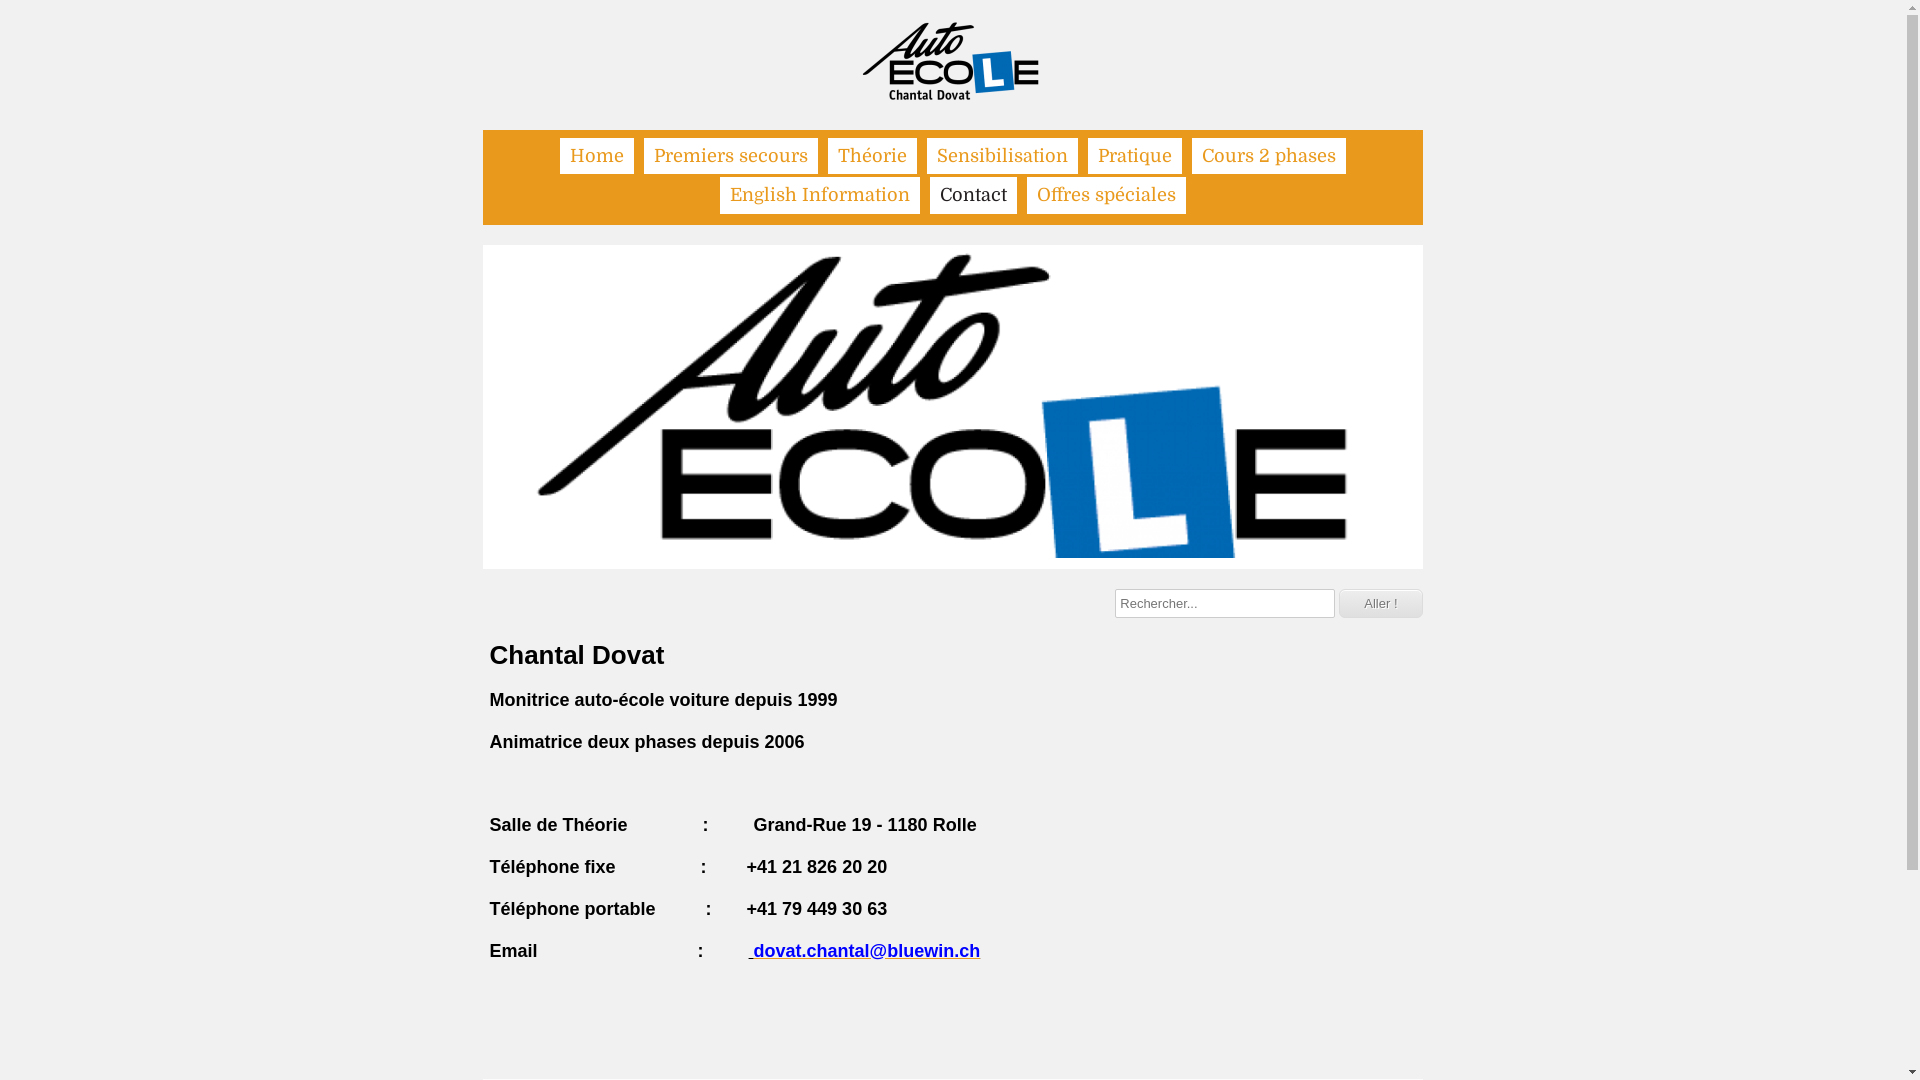 The image size is (1920, 1080). Describe the element at coordinates (867, 950) in the screenshot. I see `'dovat.chantal@bluewin.ch'` at that location.